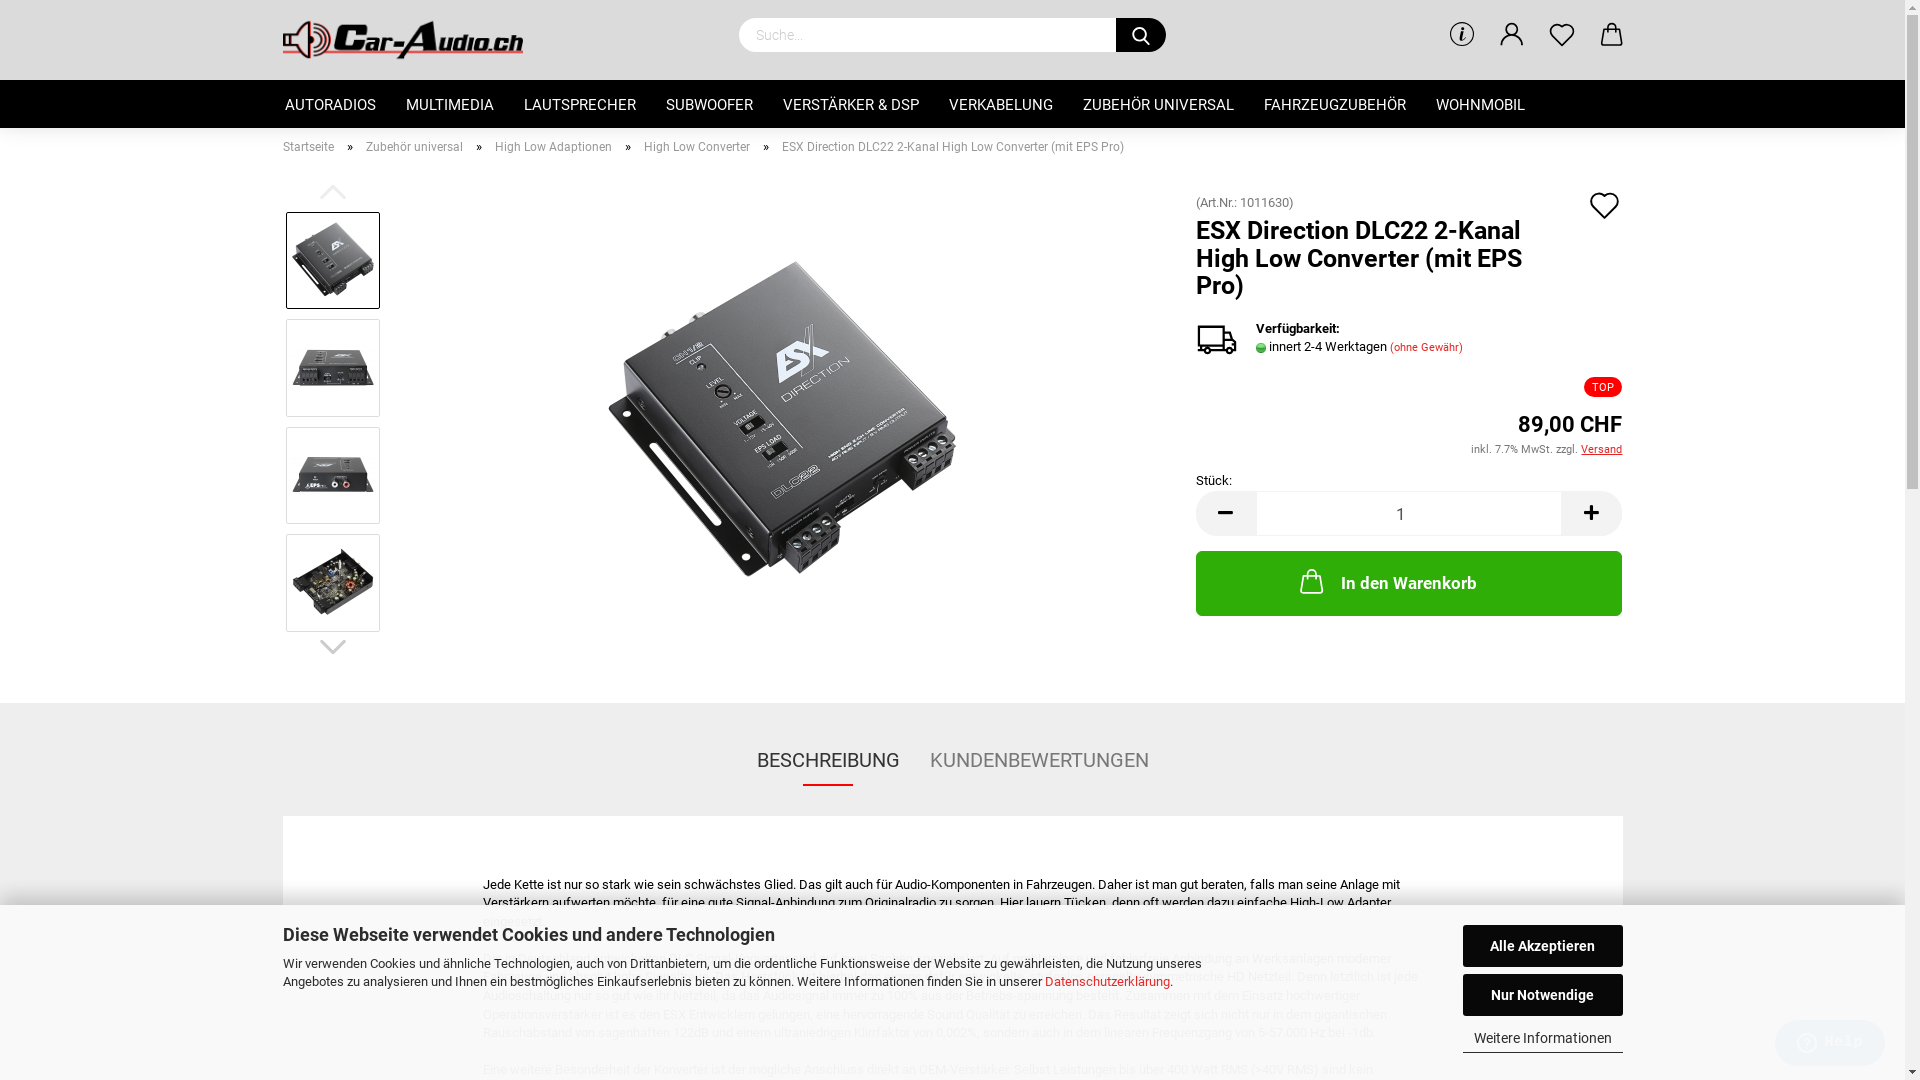 The height and width of the screenshot is (1080, 1920). Describe the element at coordinates (1829, 1044) in the screenshot. I see `'Opens a widget where you can find more information'` at that location.